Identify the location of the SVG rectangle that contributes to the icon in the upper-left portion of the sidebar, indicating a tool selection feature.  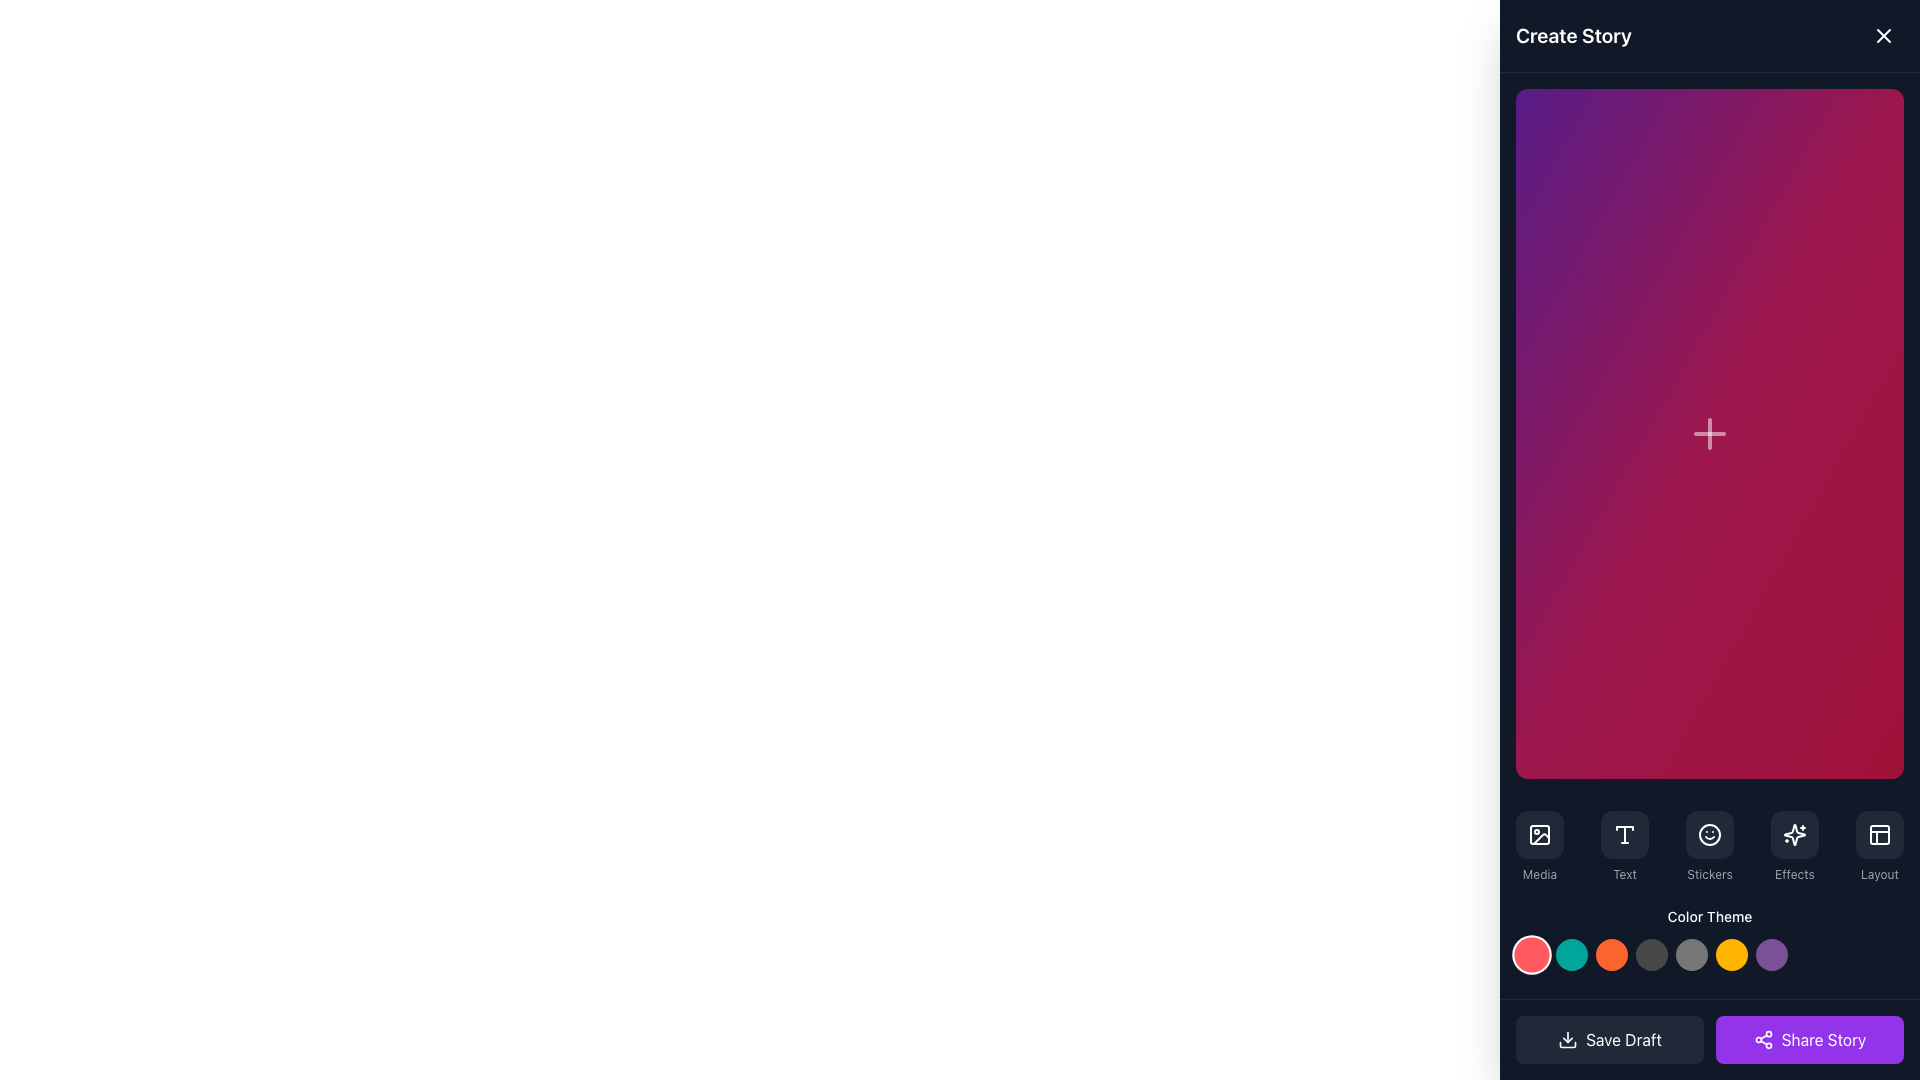
(1879, 833).